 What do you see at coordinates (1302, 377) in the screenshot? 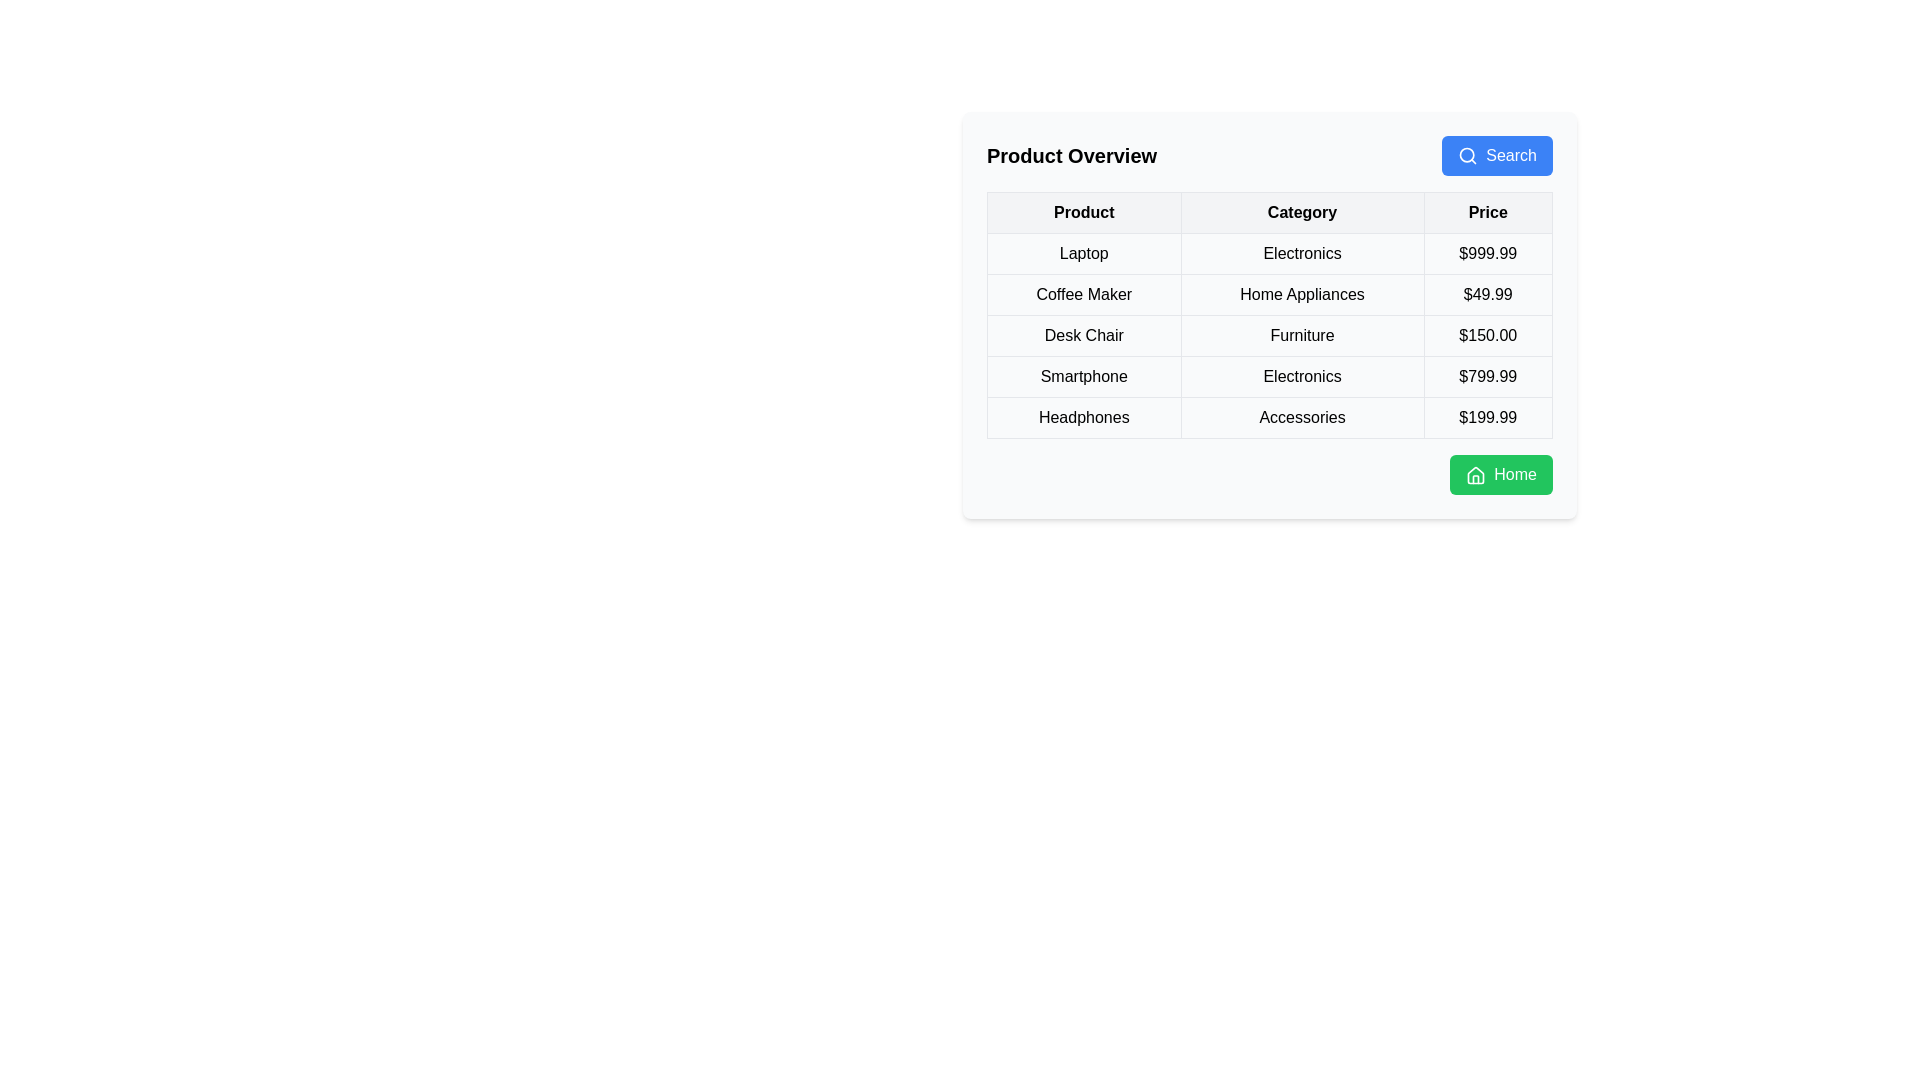
I see `the 'Electronics' text label, which is centrally-aligned with dark text on a light gray background, positioned between 'Smartphone' and '$799.99' in the 'Category' column` at bounding box center [1302, 377].